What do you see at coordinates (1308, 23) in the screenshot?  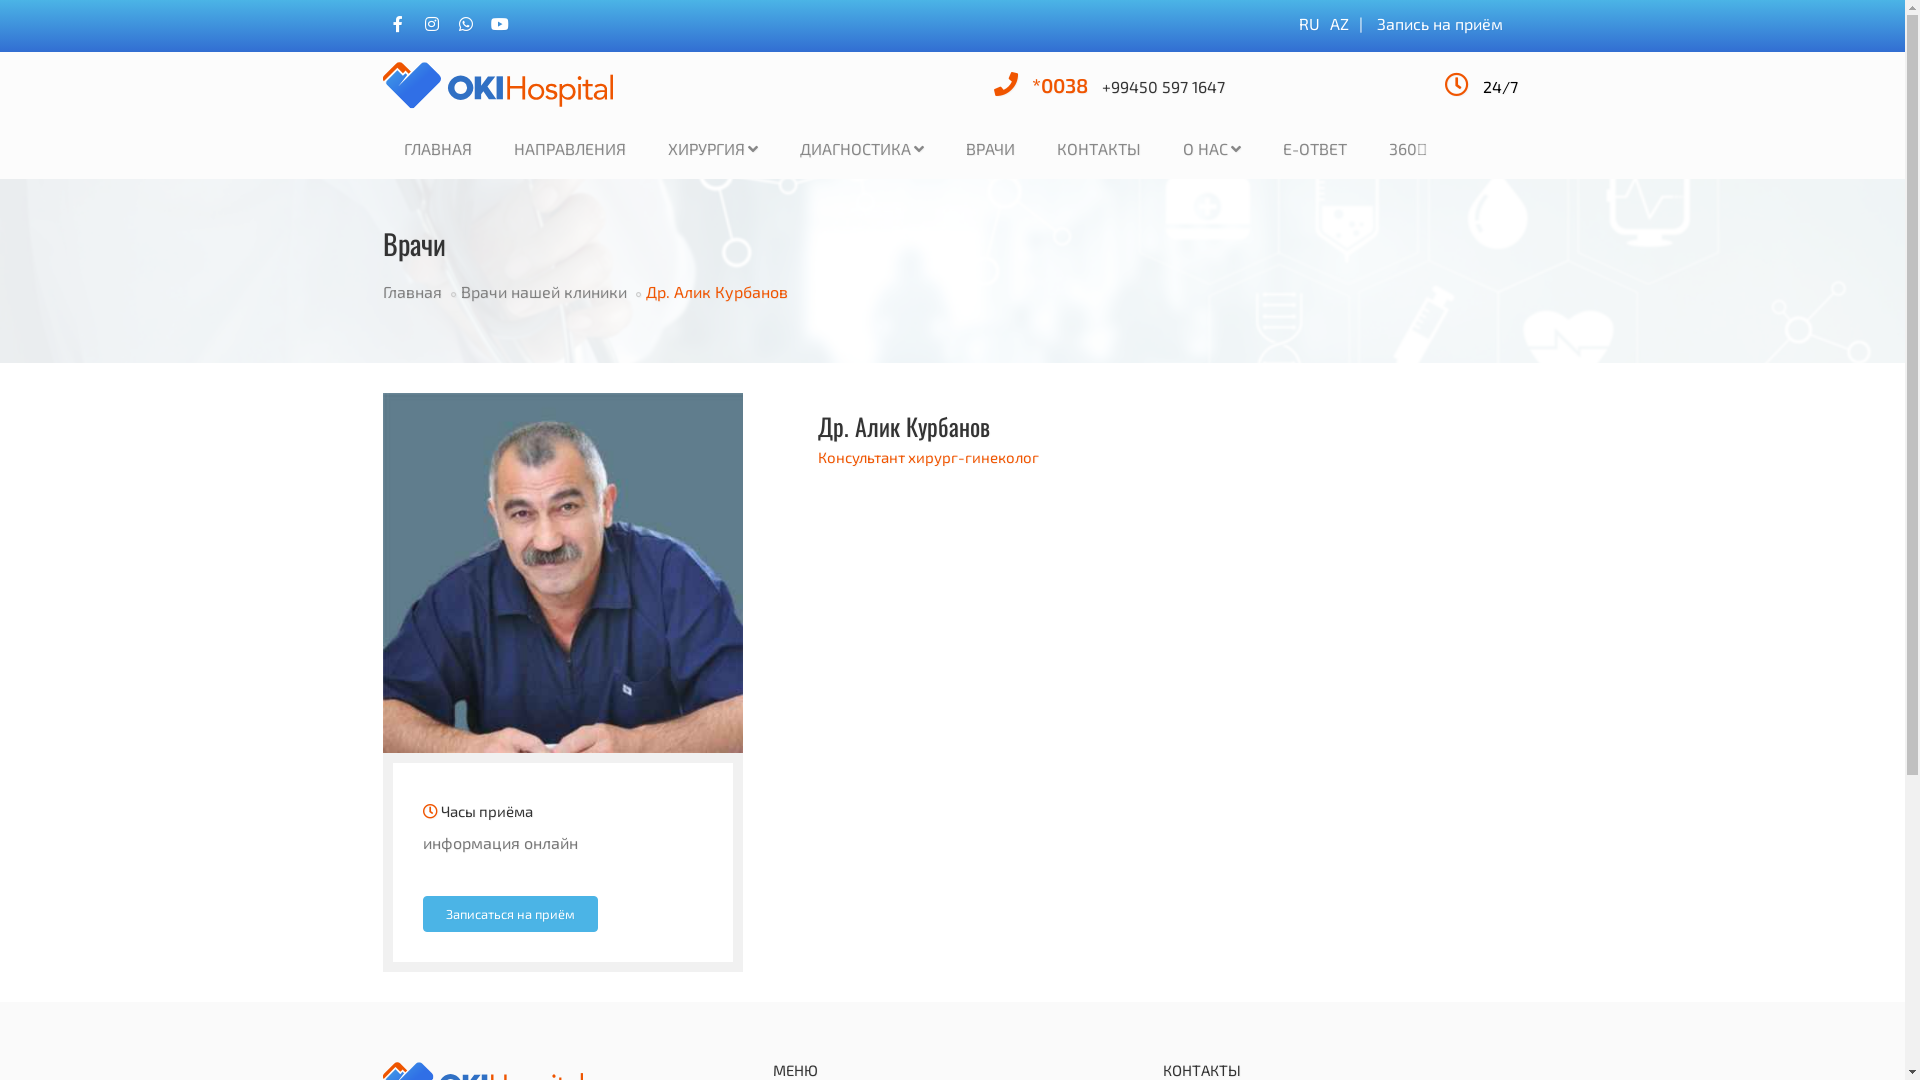 I see `'RU'` at bounding box center [1308, 23].